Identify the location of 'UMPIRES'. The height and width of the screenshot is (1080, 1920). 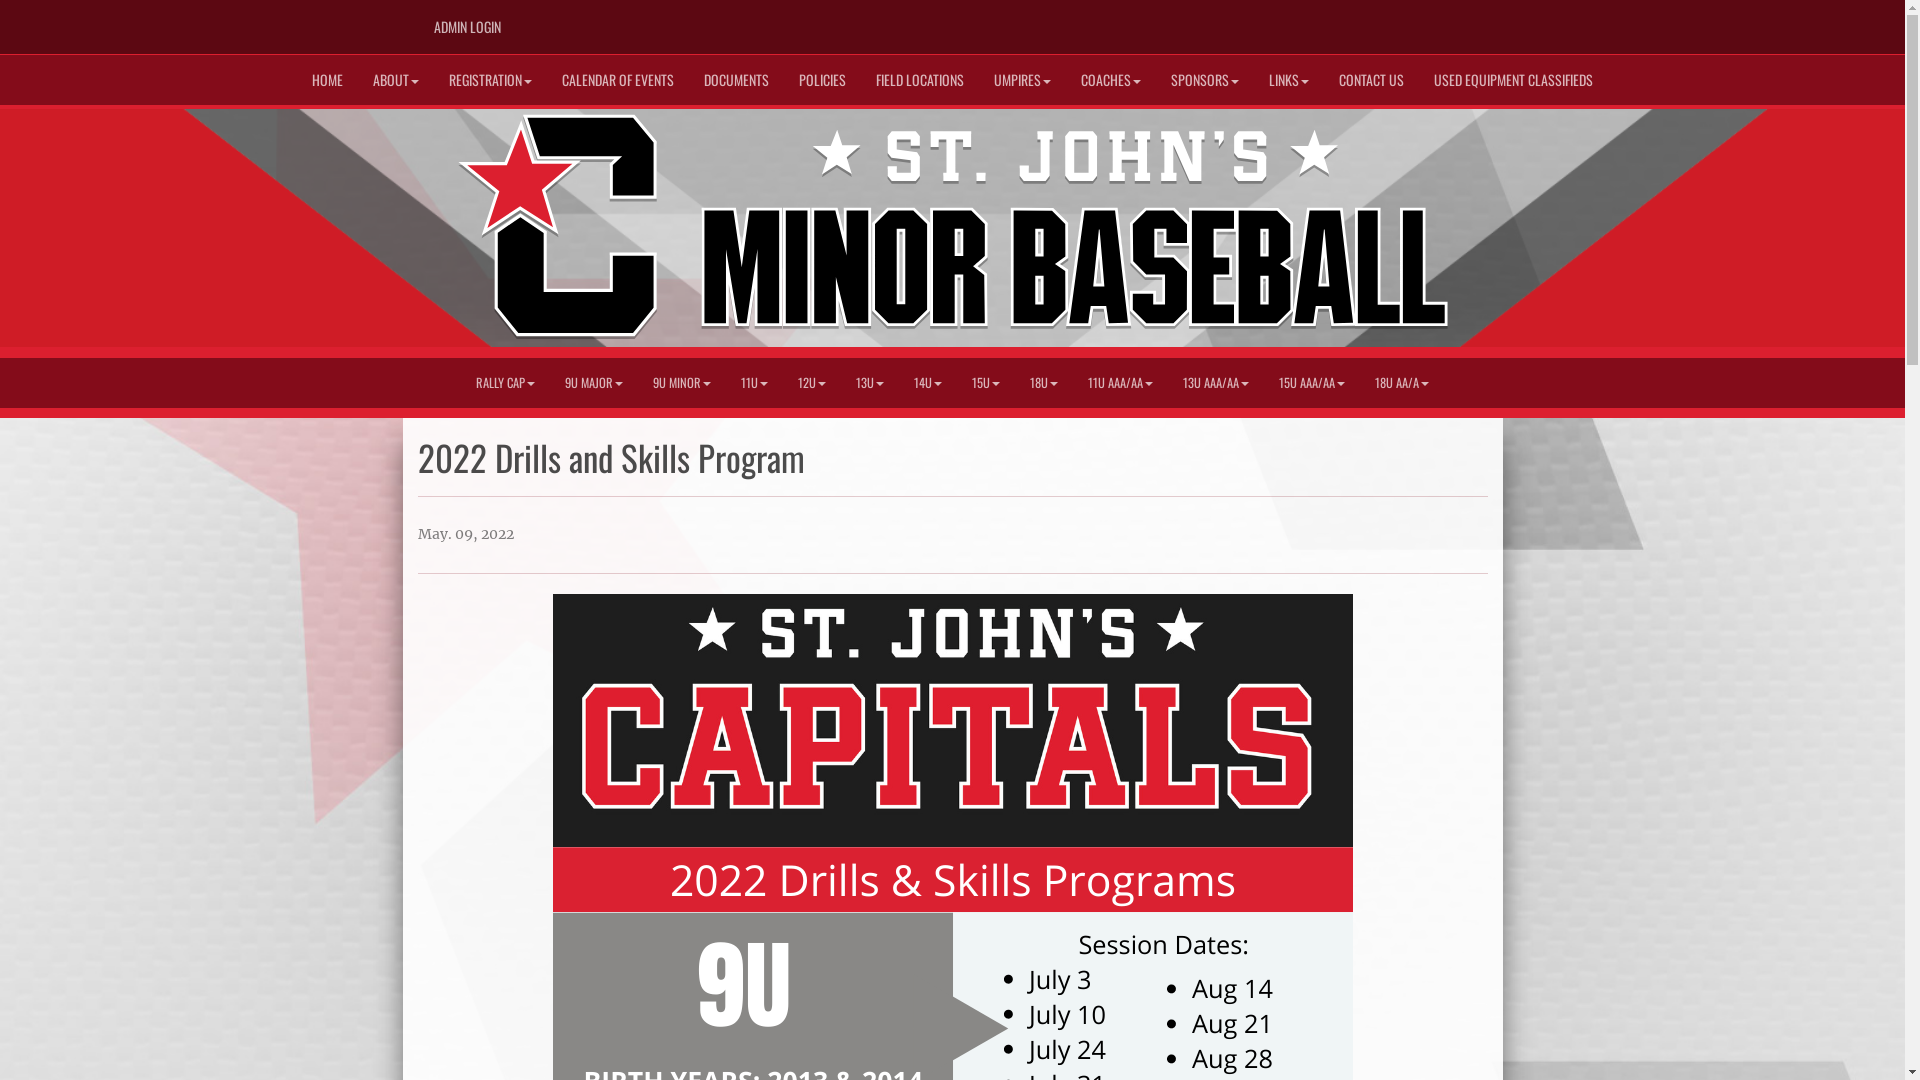
(1022, 79).